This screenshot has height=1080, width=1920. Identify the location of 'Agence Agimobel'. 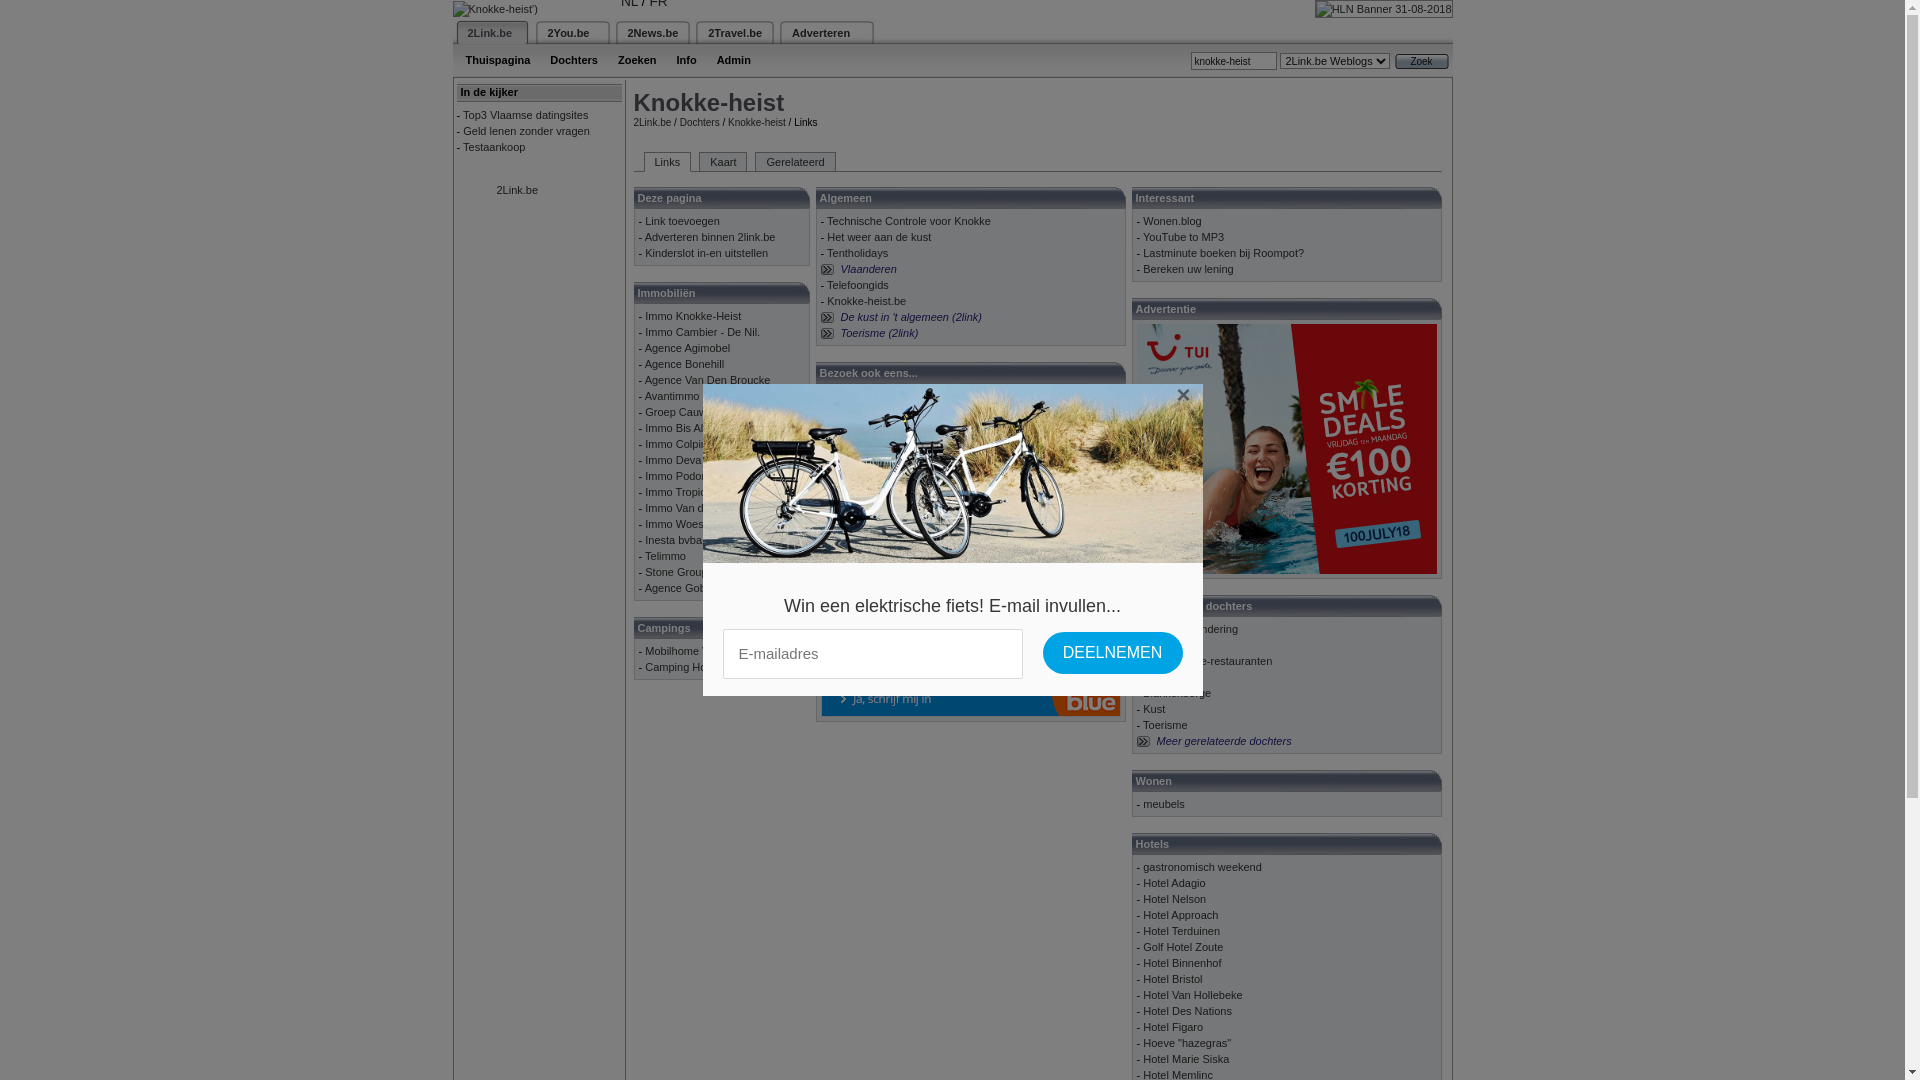
(687, 346).